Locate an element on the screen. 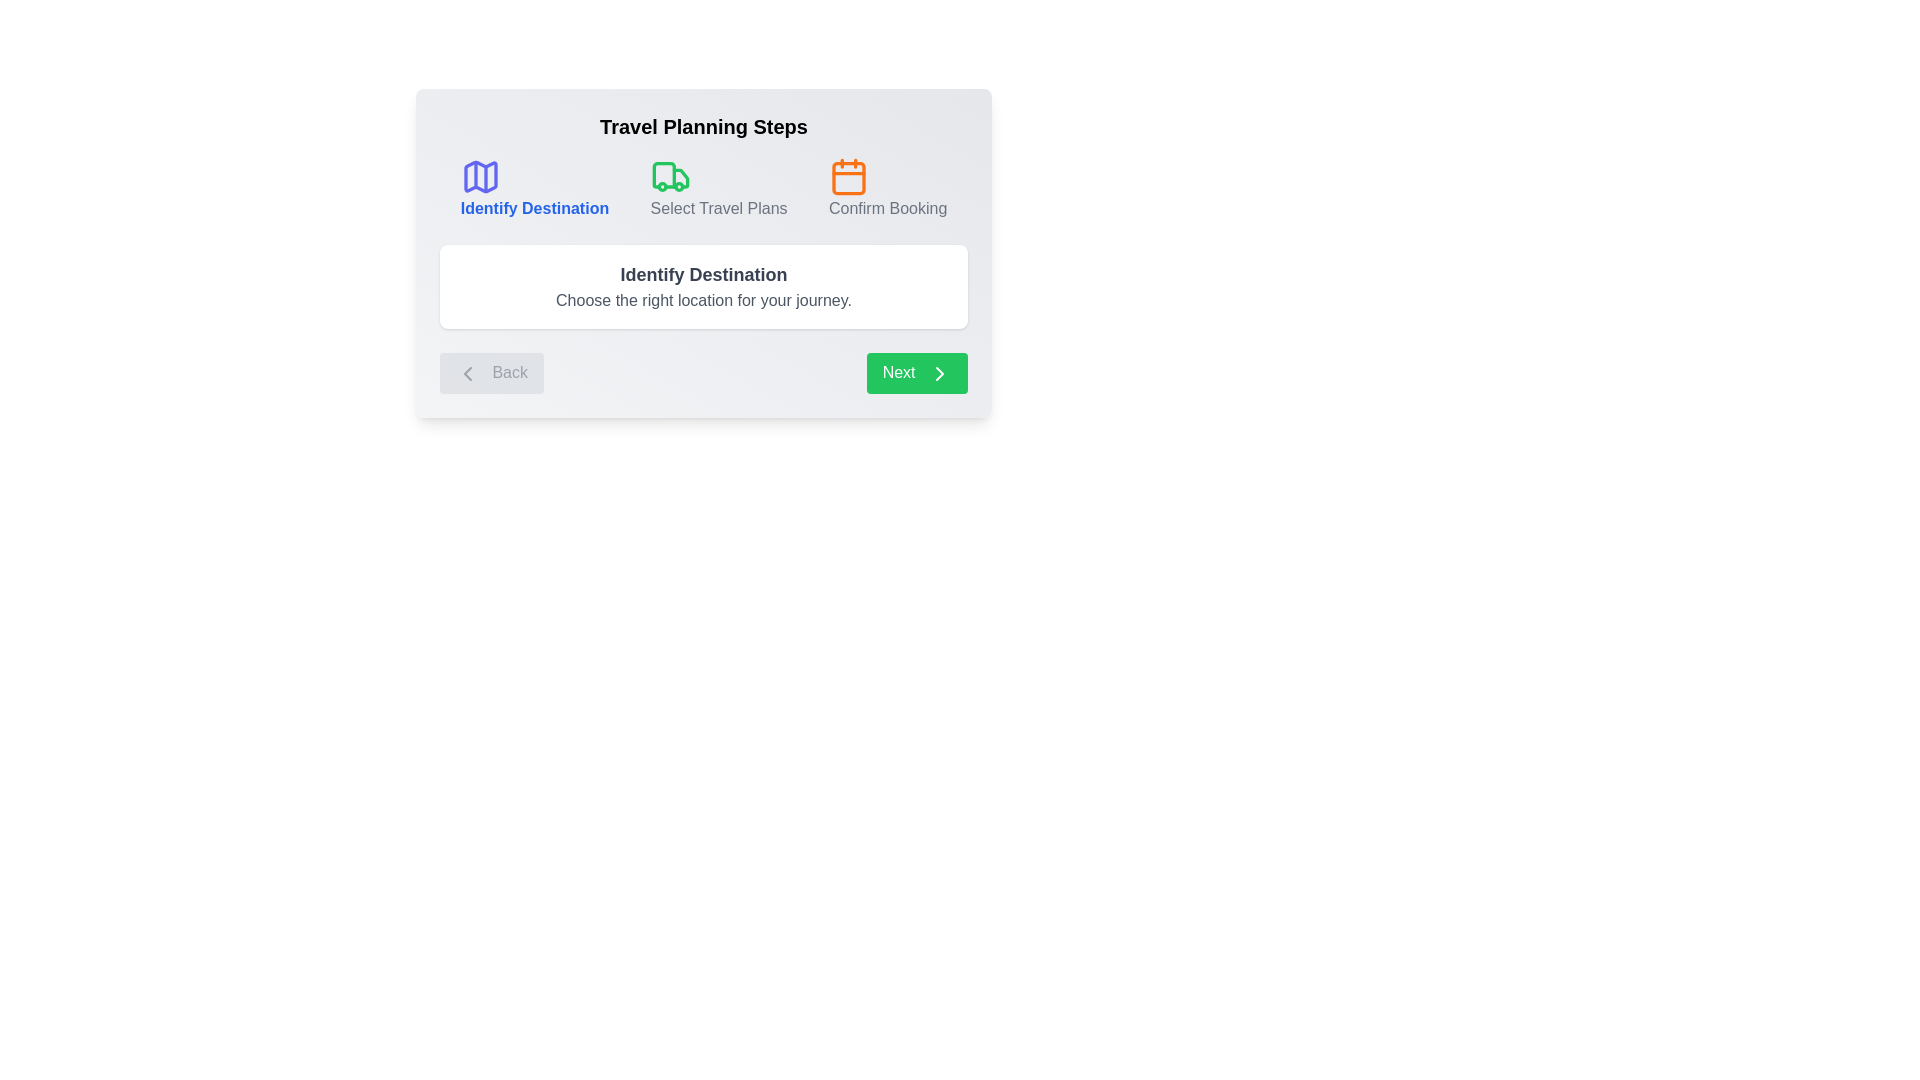 The height and width of the screenshot is (1080, 1920). the SVG chevron icon that indicates the 'Back' navigation function within the 'Back' button is located at coordinates (466, 373).